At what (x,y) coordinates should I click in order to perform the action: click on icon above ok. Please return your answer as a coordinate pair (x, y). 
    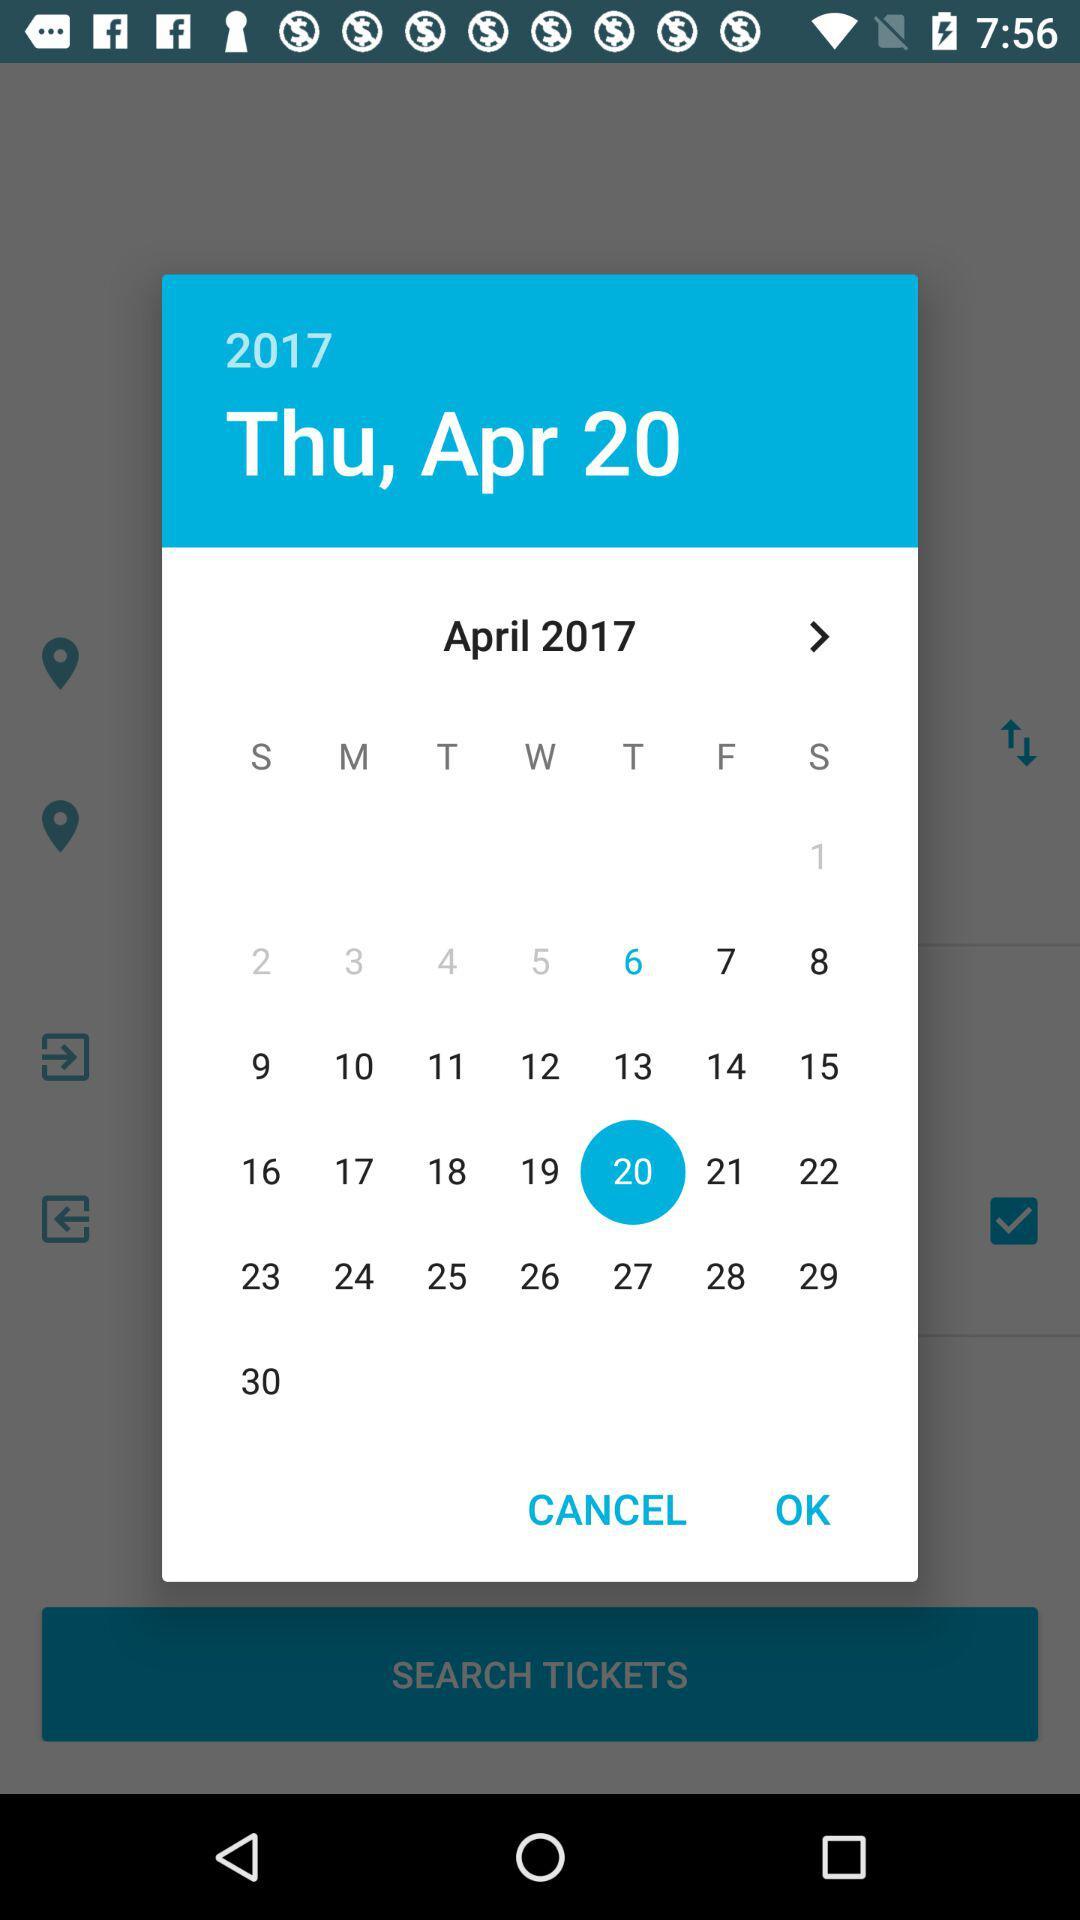
    Looking at the image, I should click on (818, 635).